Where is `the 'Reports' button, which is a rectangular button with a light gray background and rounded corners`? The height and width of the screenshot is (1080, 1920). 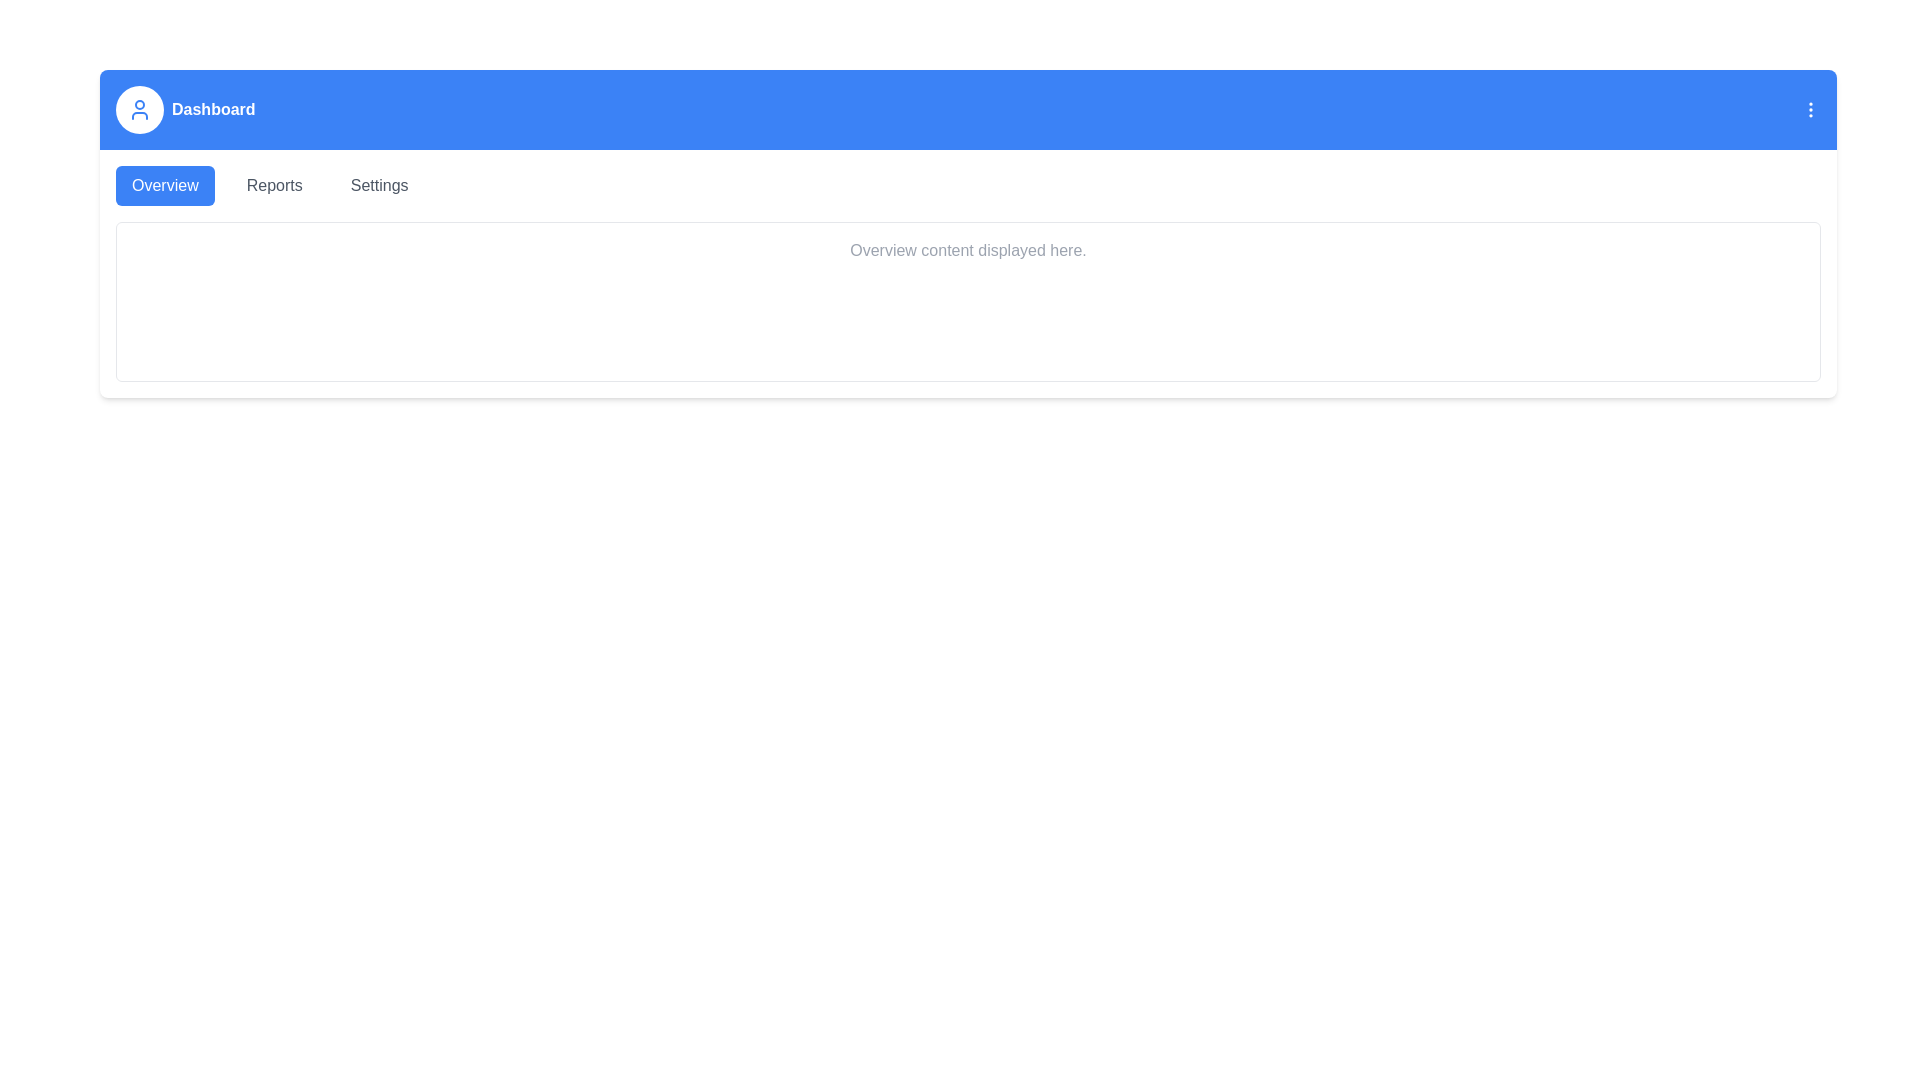 the 'Reports' button, which is a rectangular button with a light gray background and rounded corners is located at coordinates (273, 185).